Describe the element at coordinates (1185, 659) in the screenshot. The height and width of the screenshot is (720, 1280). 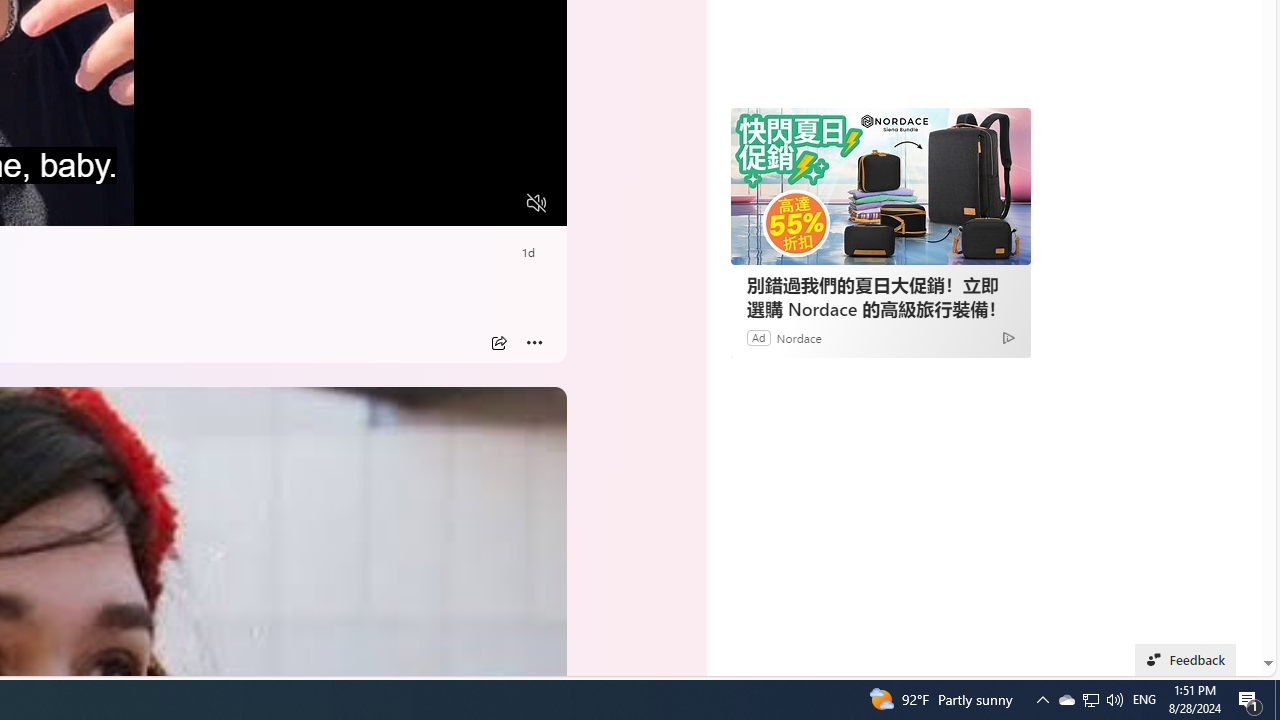
I see `'Feedback'` at that location.